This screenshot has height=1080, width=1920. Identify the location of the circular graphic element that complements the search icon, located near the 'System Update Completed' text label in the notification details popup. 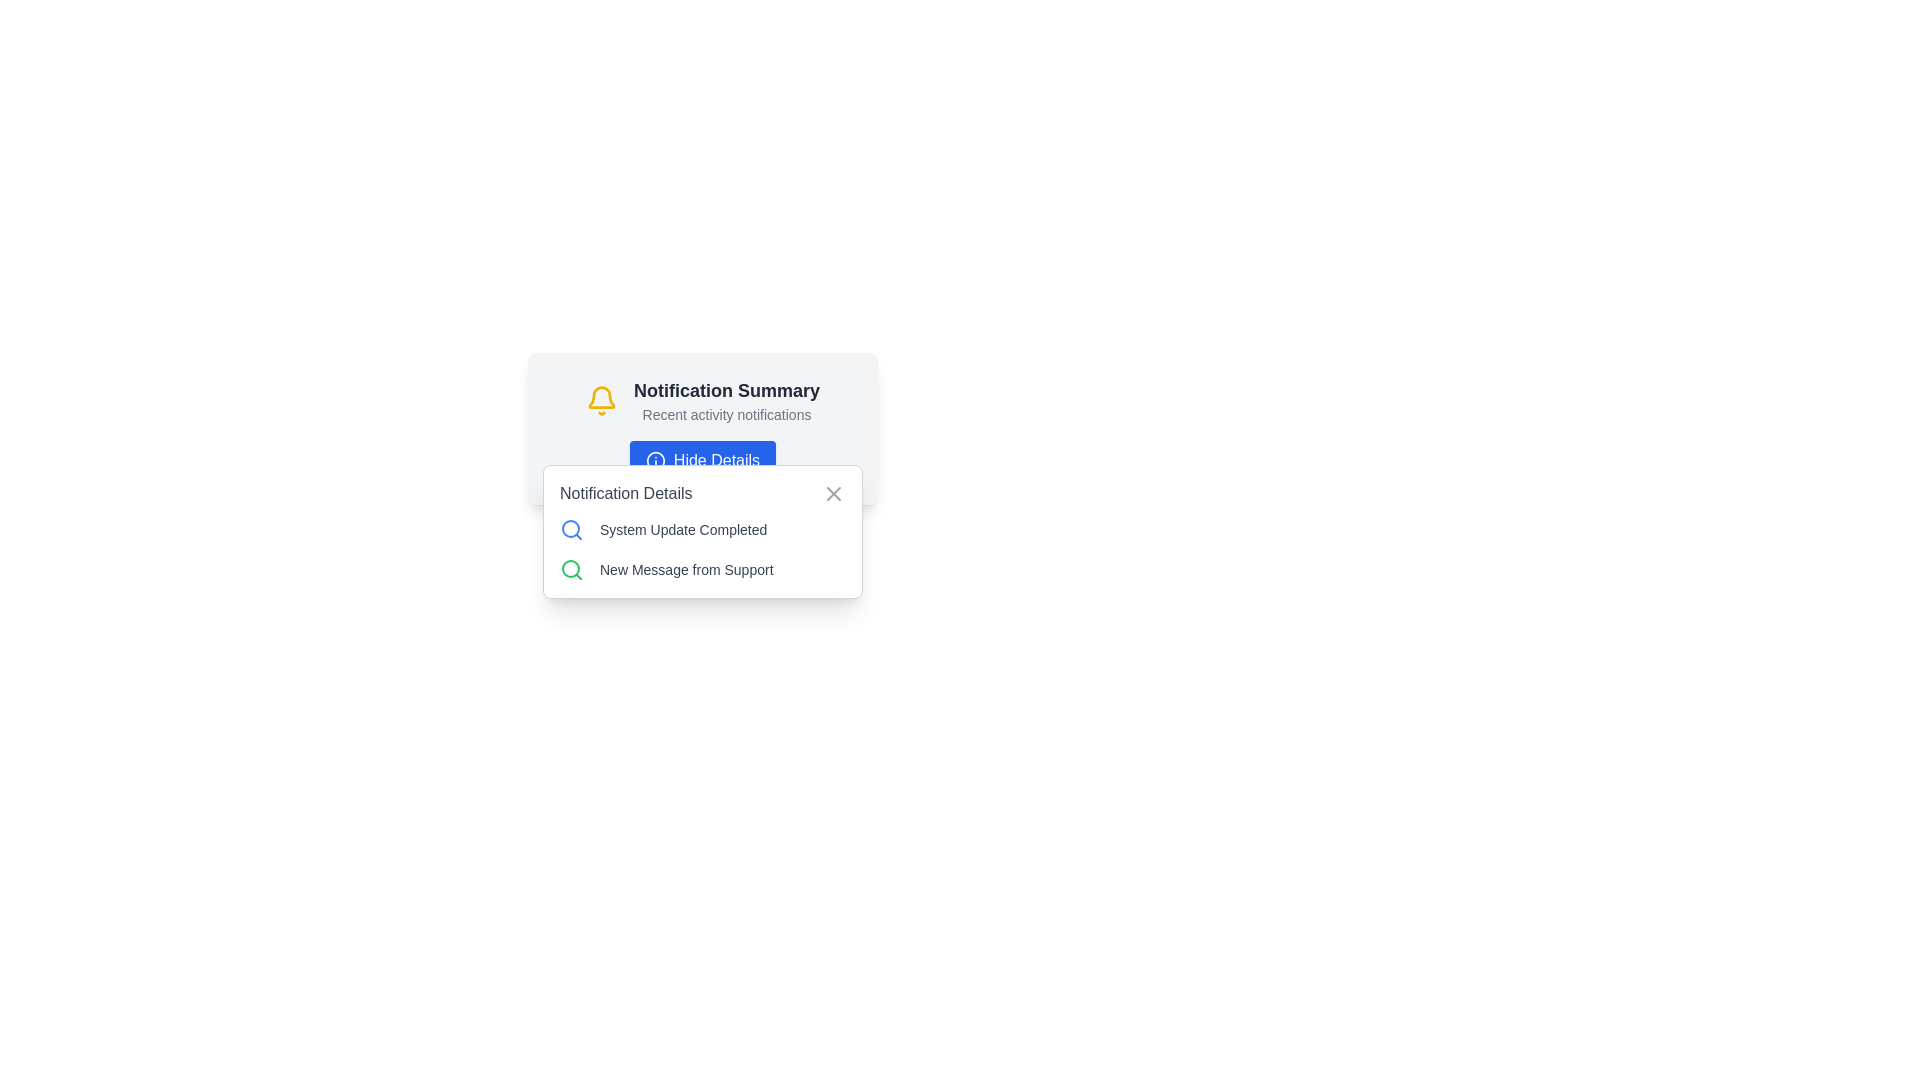
(570, 569).